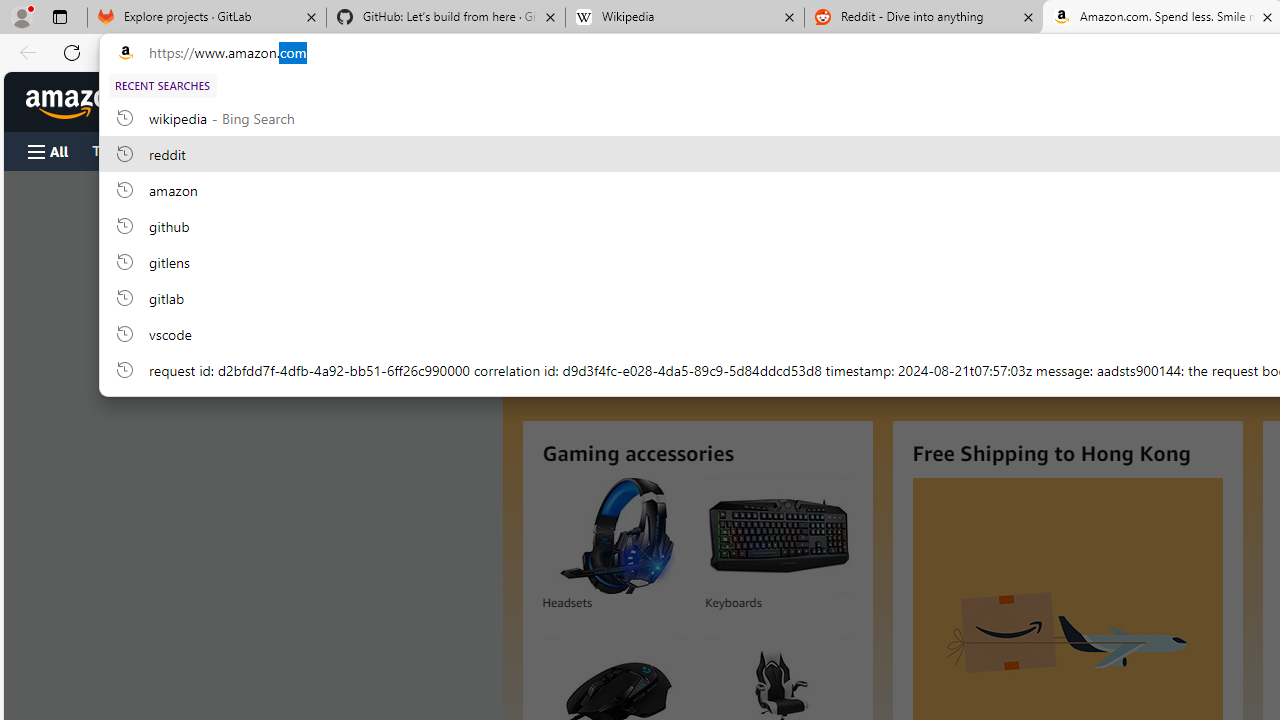 The image size is (1280, 720). Describe the element at coordinates (1266, 17) in the screenshot. I see `'Close tab'` at that location.